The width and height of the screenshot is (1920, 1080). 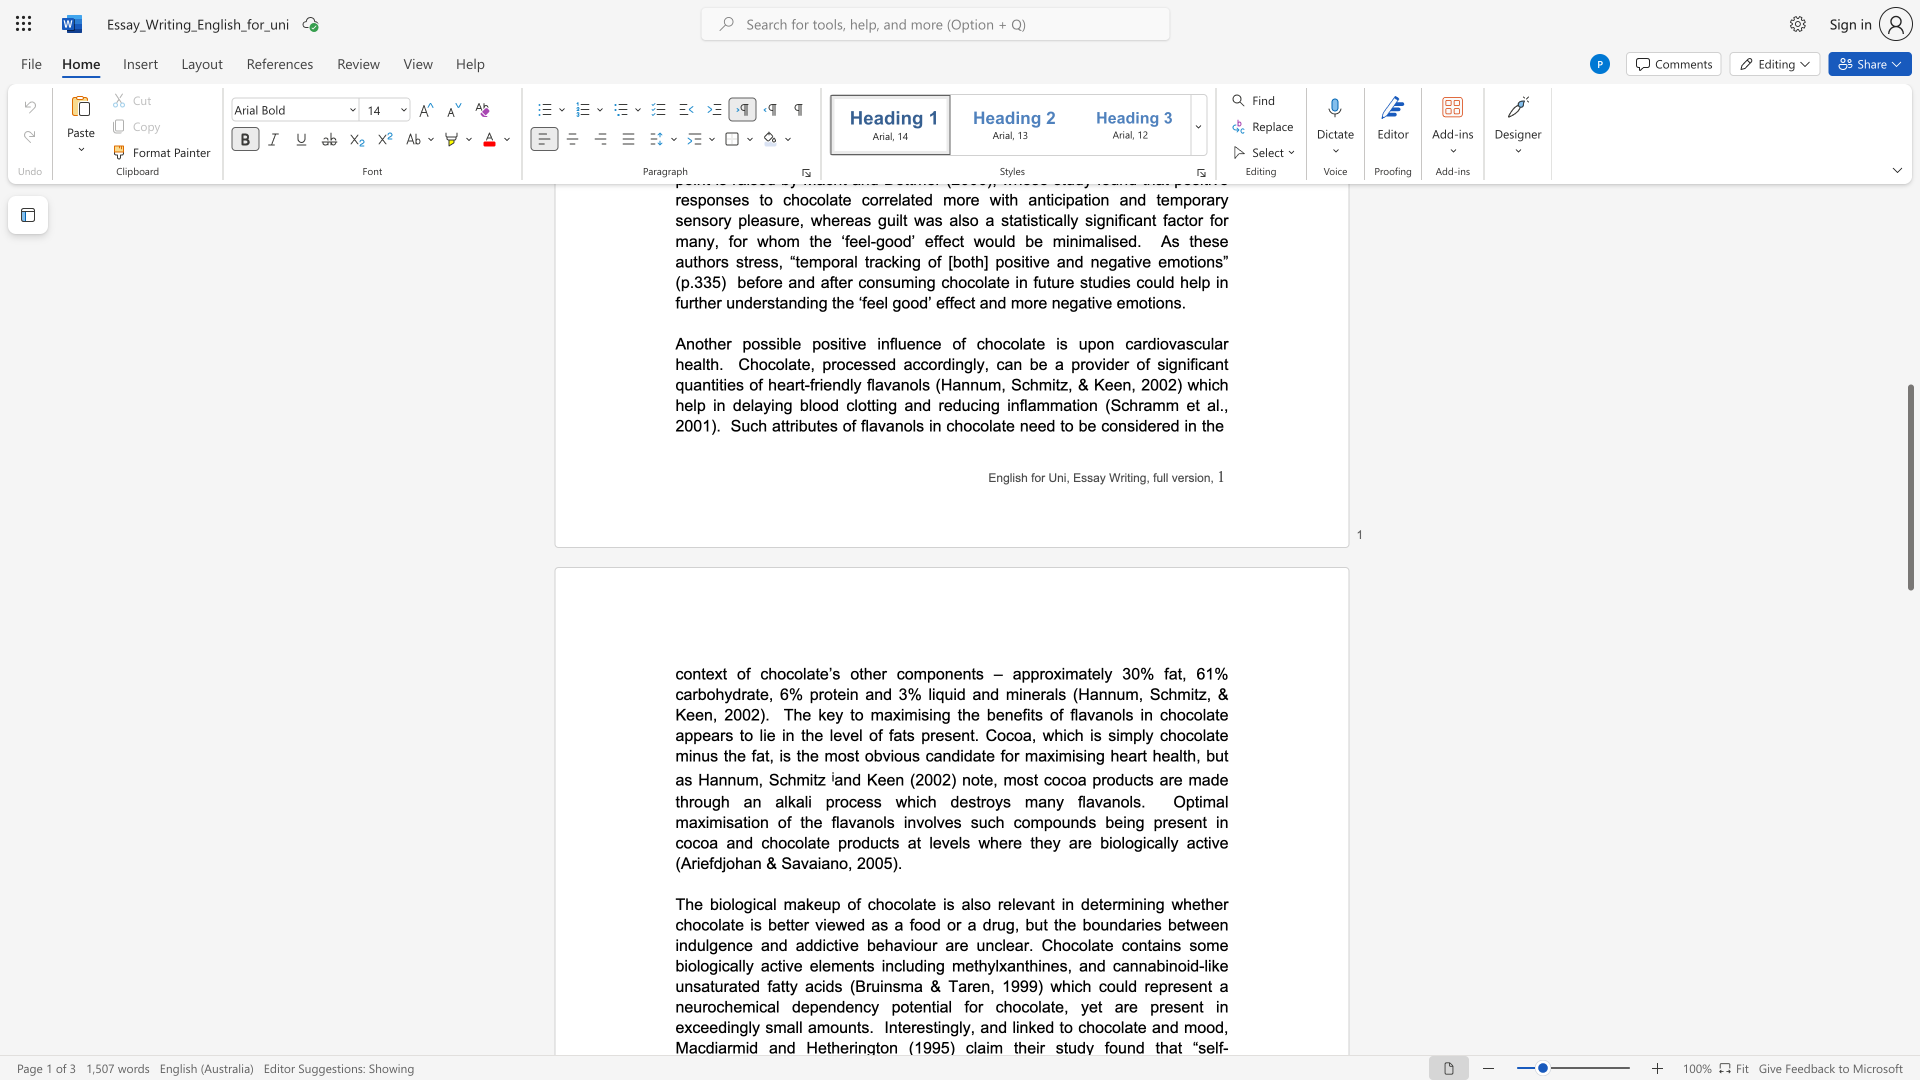 What do you see at coordinates (1909, 487) in the screenshot?
I see `the scrollbar and move down 1650 pixels` at bounding box center [1909, 487].